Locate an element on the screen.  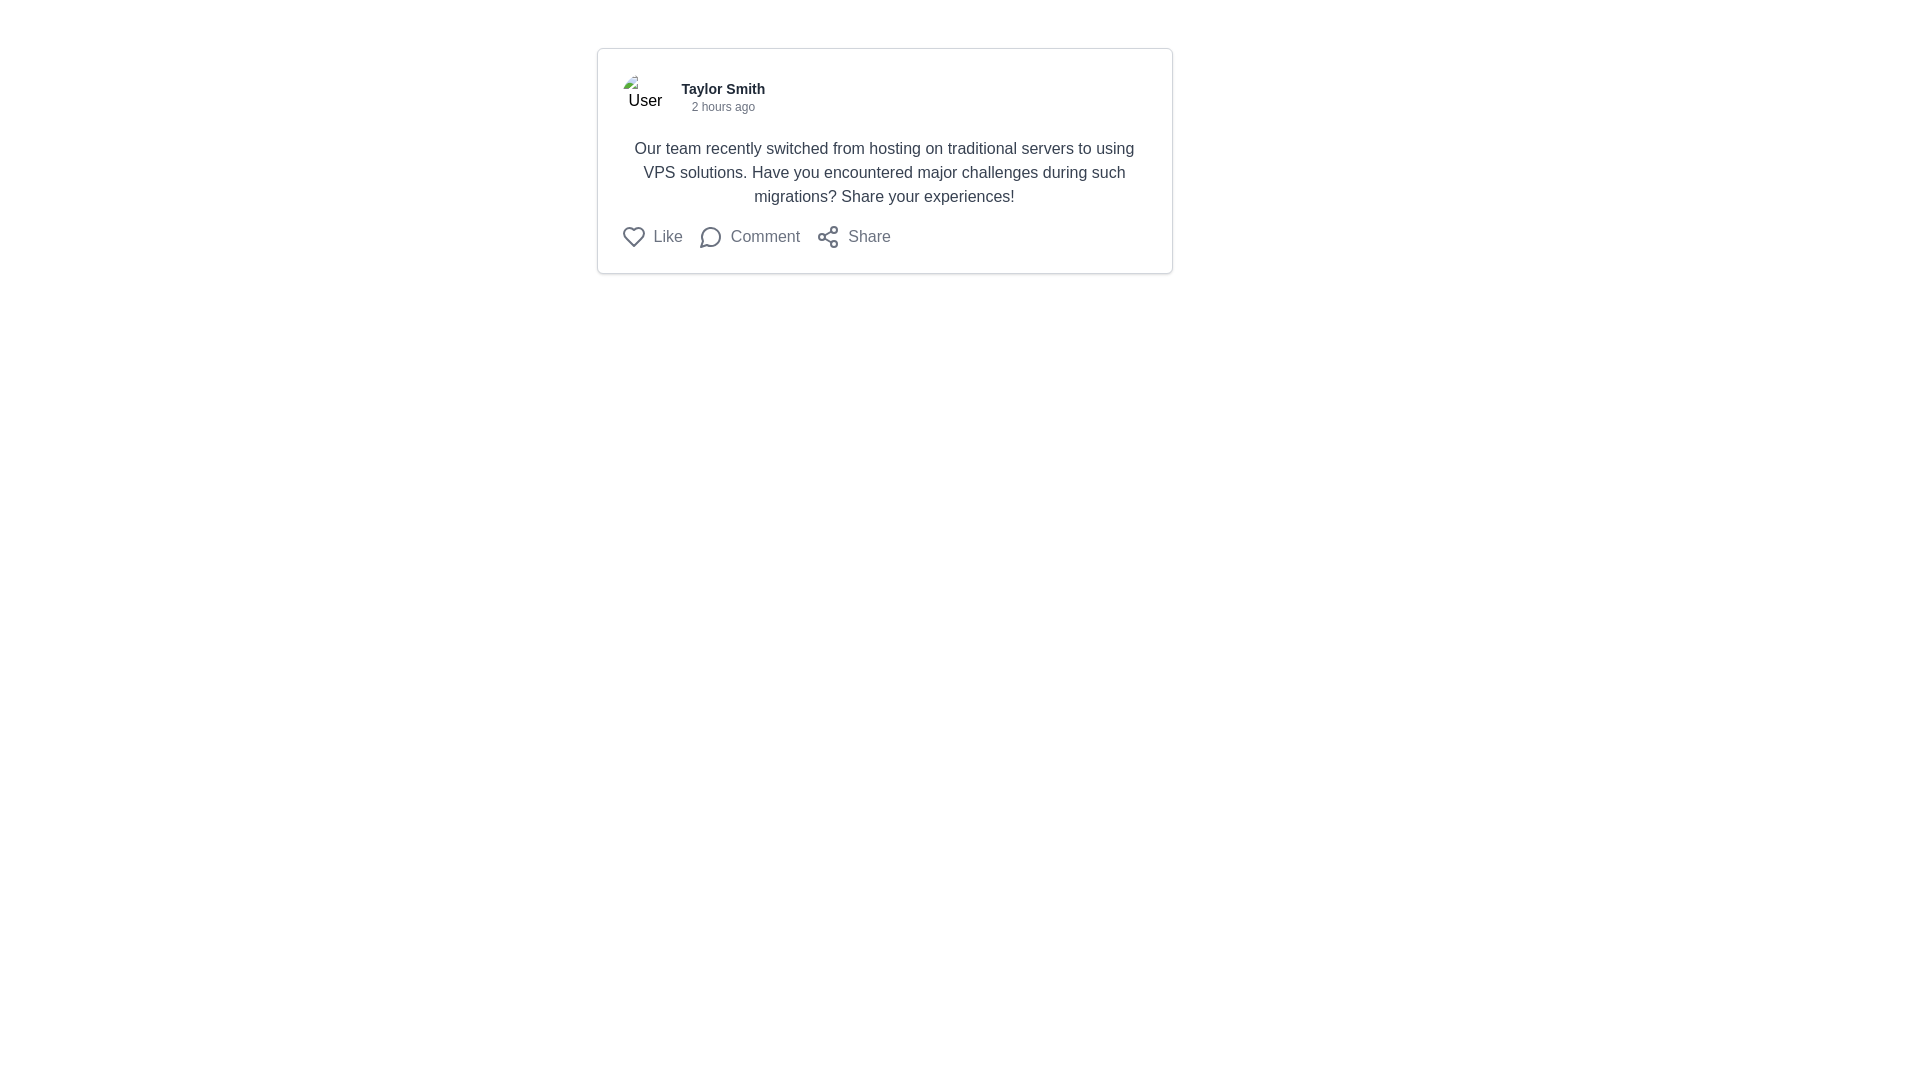
the 'Like' button located at the bottom-left of the card to indicate approval for the content is located at coordinates (652, 235).